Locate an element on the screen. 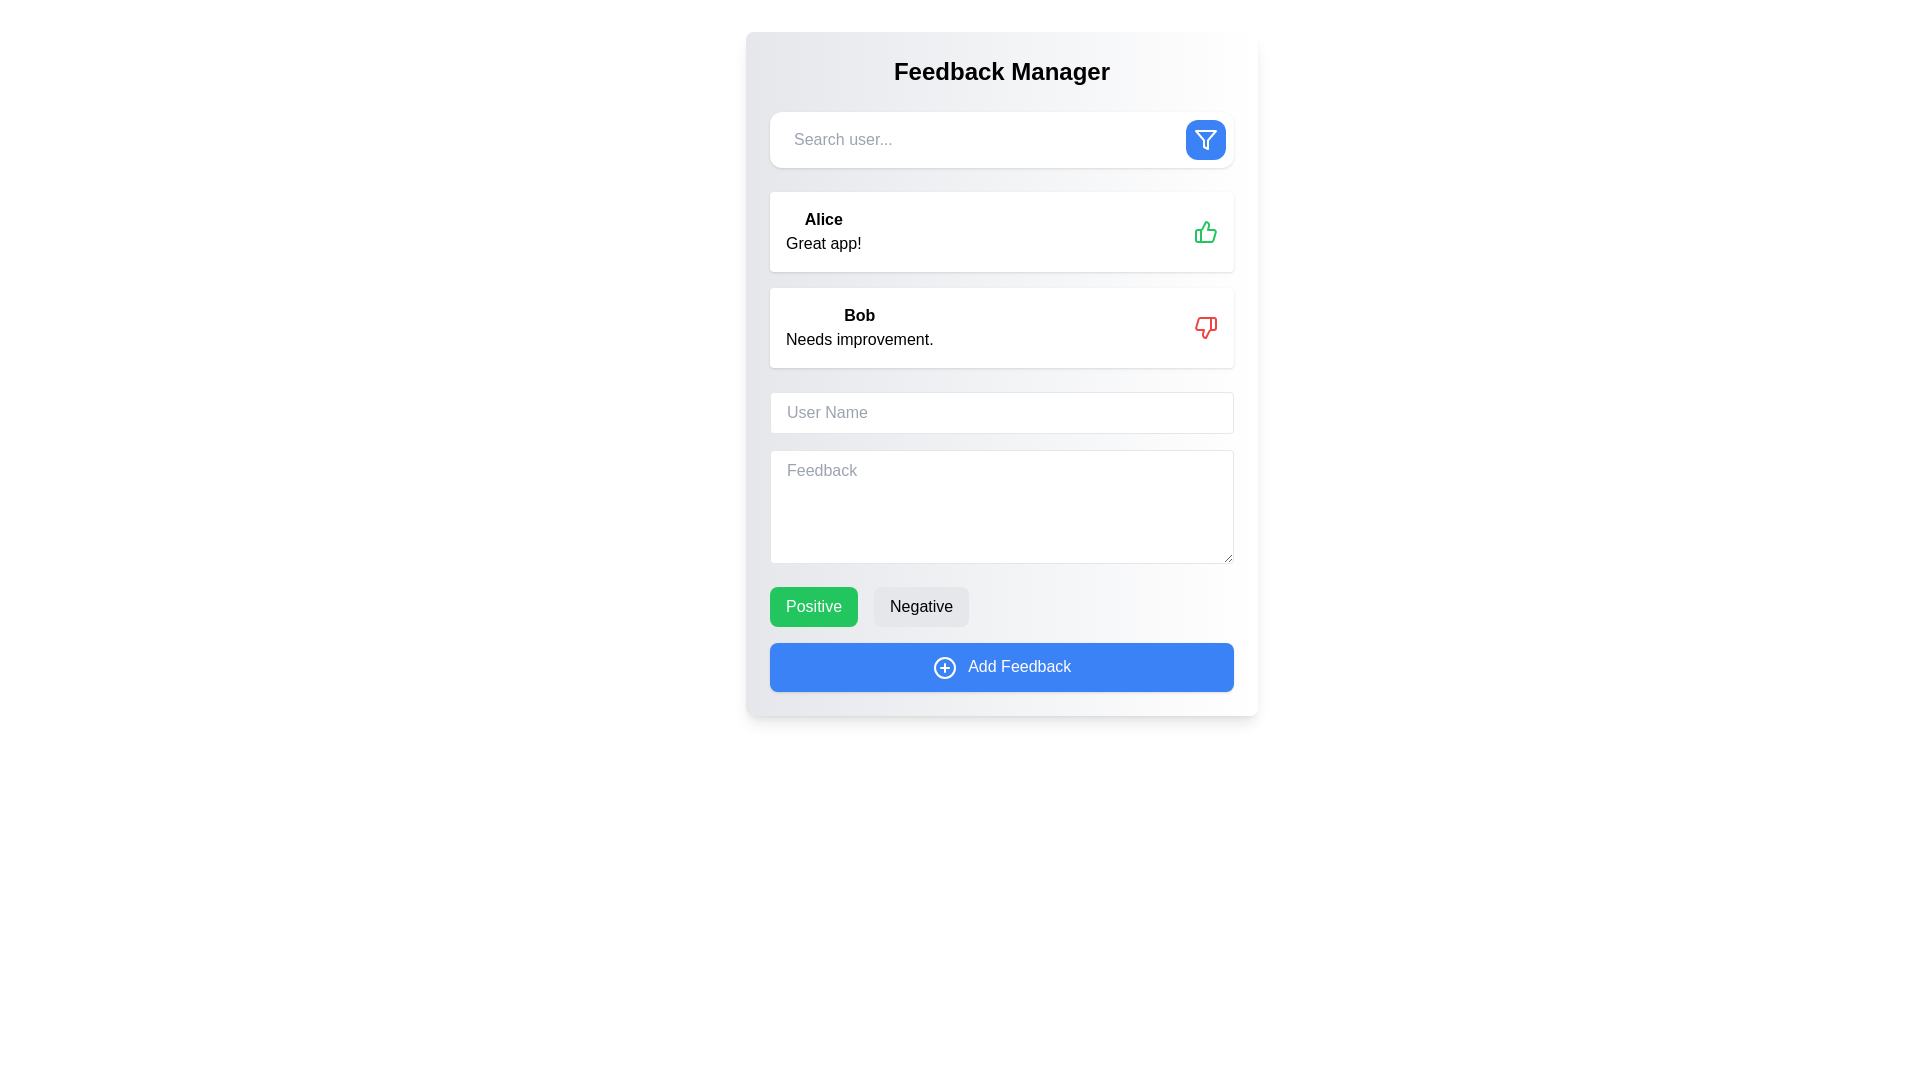 This screenshot has height=1080, width=1920. the circular icon with a plus sign at its center, which is located within the 'Add Feedback' button on the left side is located at coordinates (943, 667).